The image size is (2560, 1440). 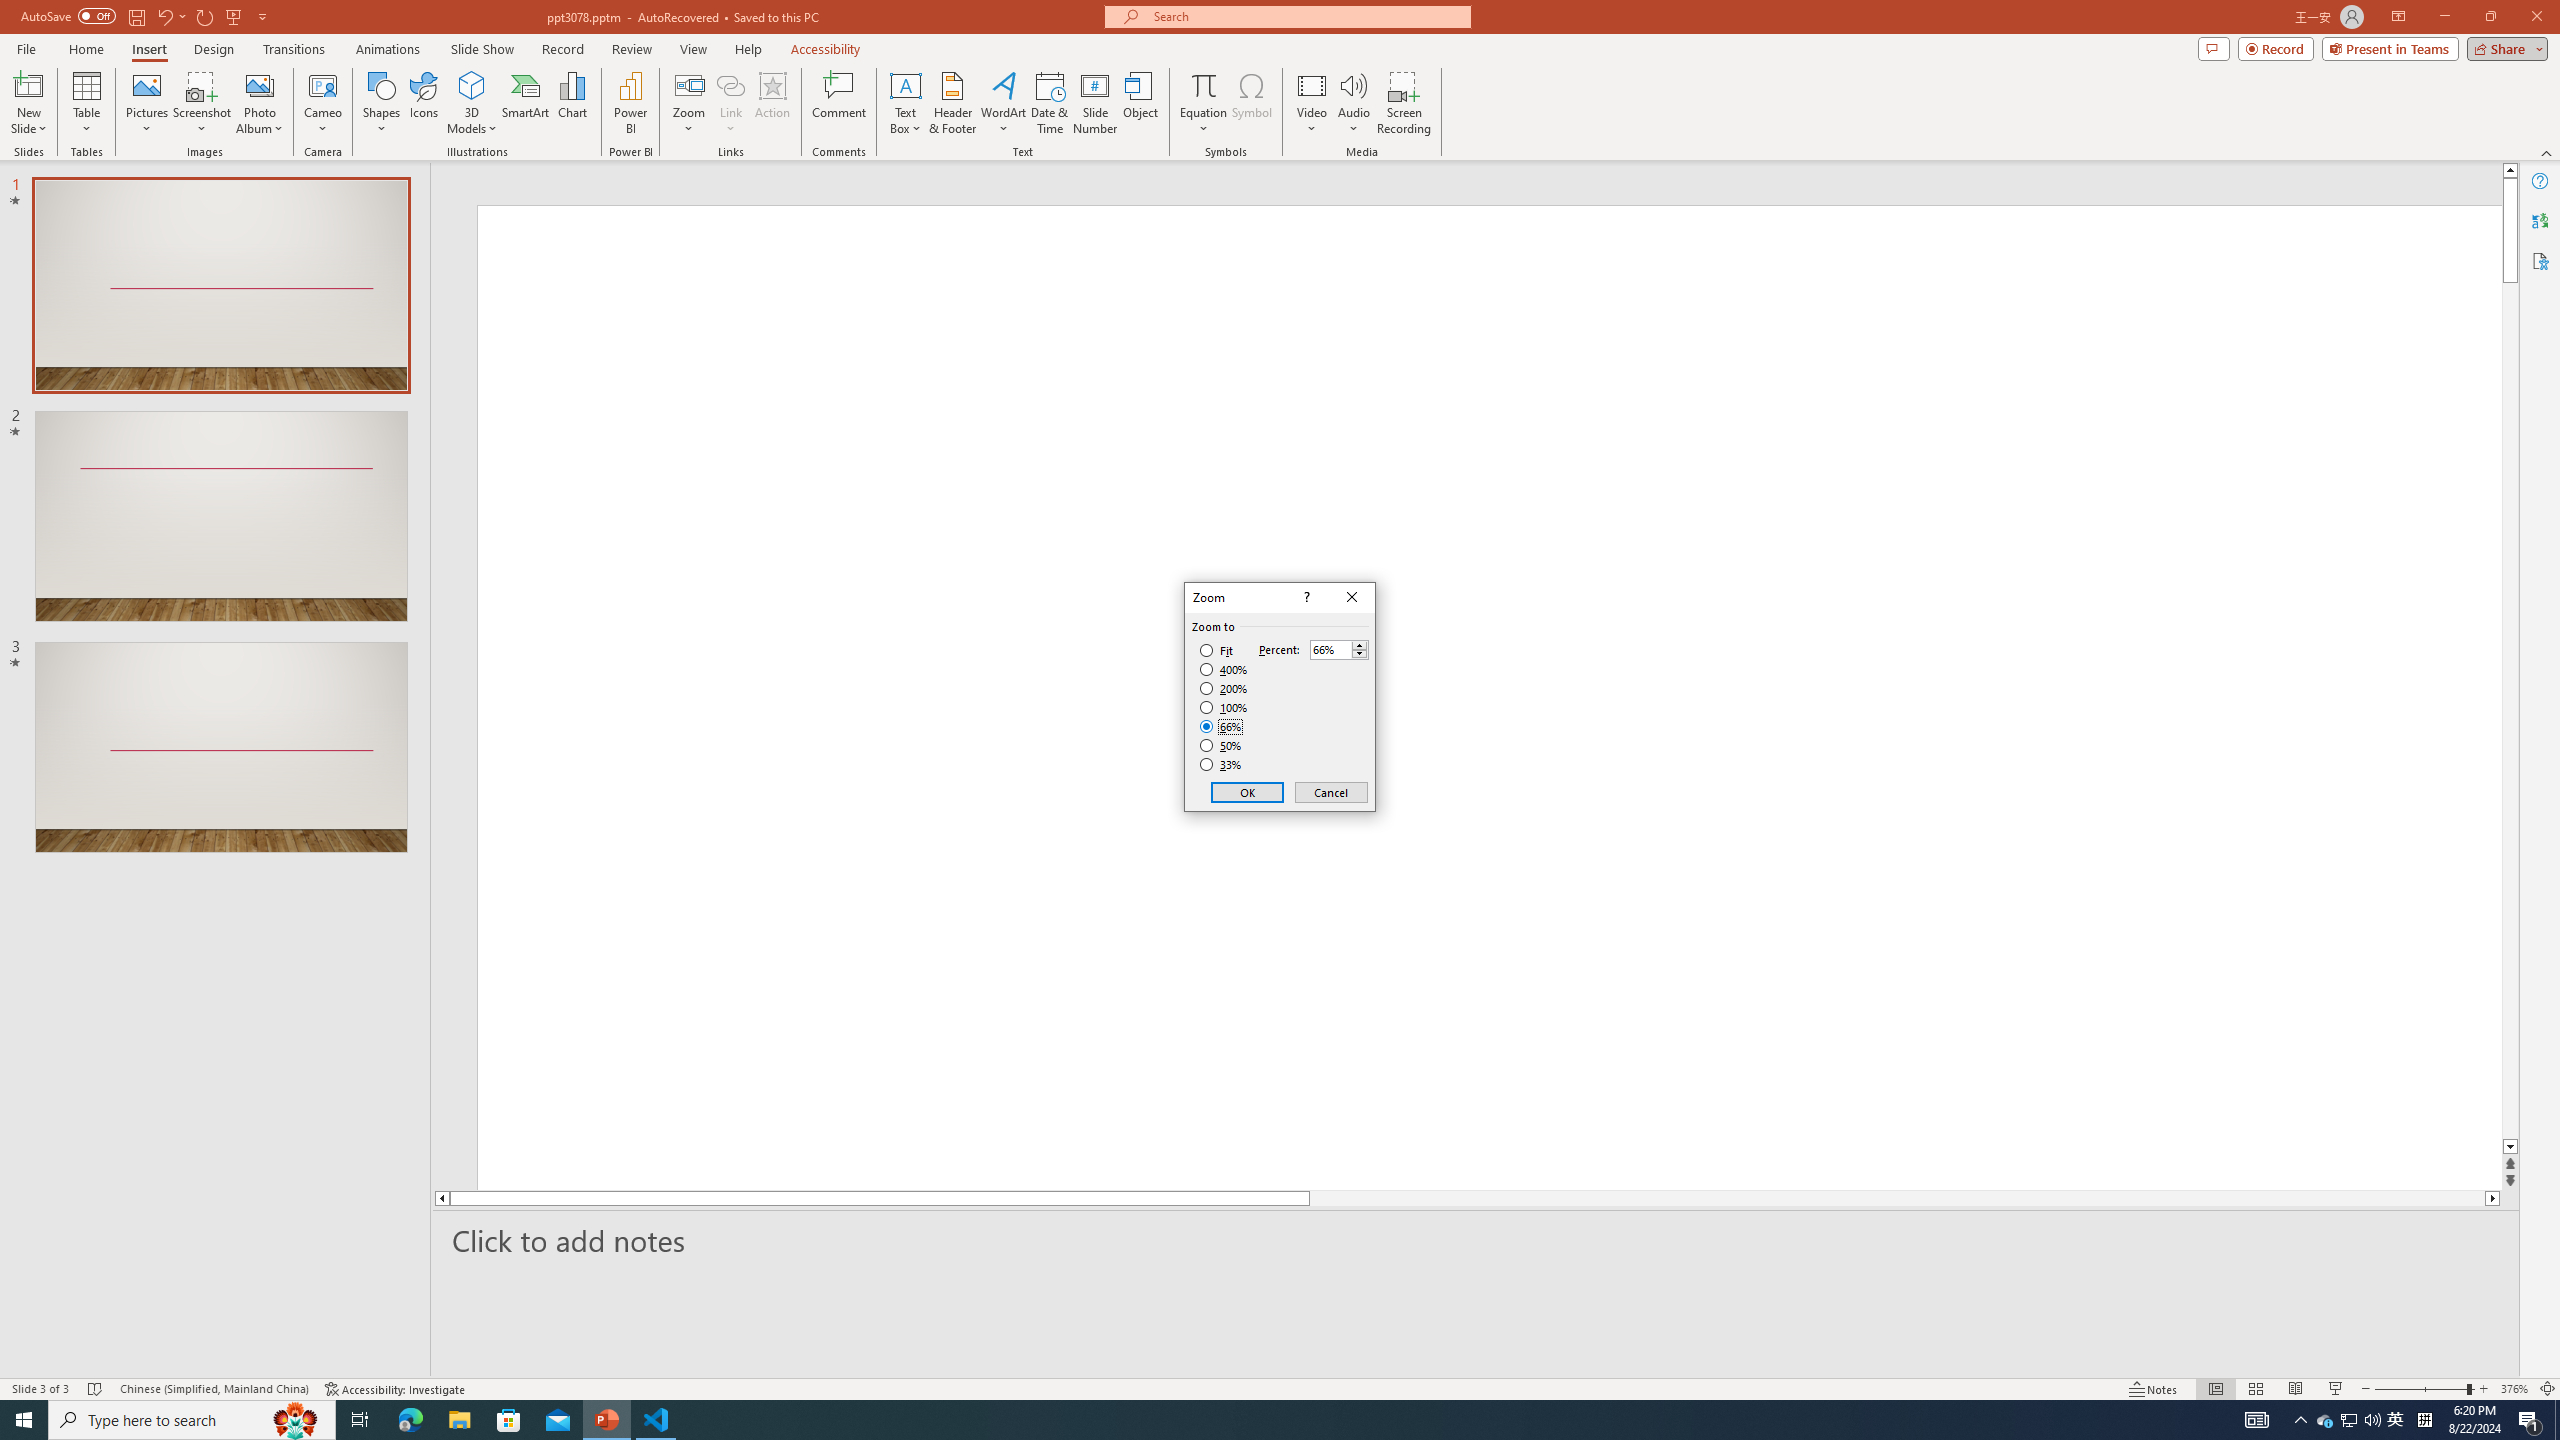 What do you see at coordinates (525, 103) in the screenshot?
I see `'SmartArt...'` at bounding box center [525, 103].